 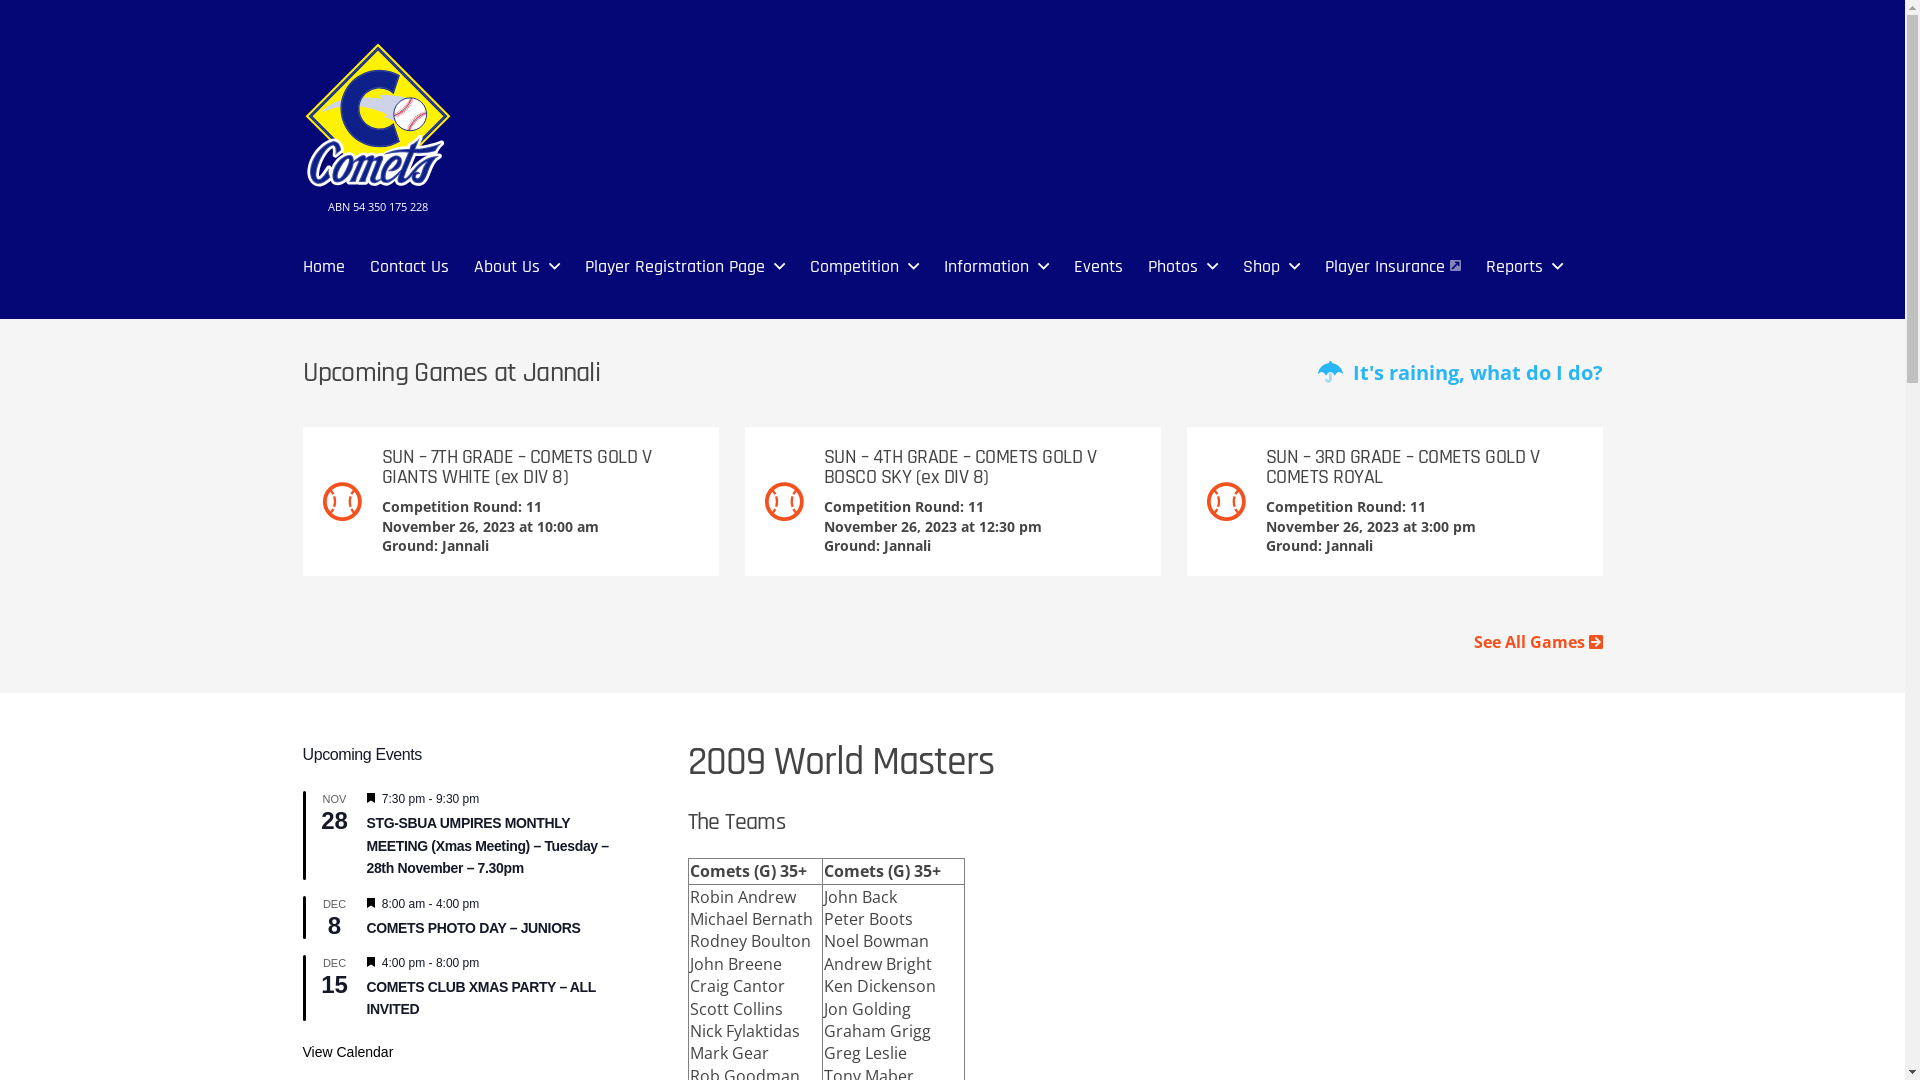 What do you see at coordinates (1460, 373) in the screenshot?
I see `'It's raining, what do I do?'` at bounding box center [1460, 373].